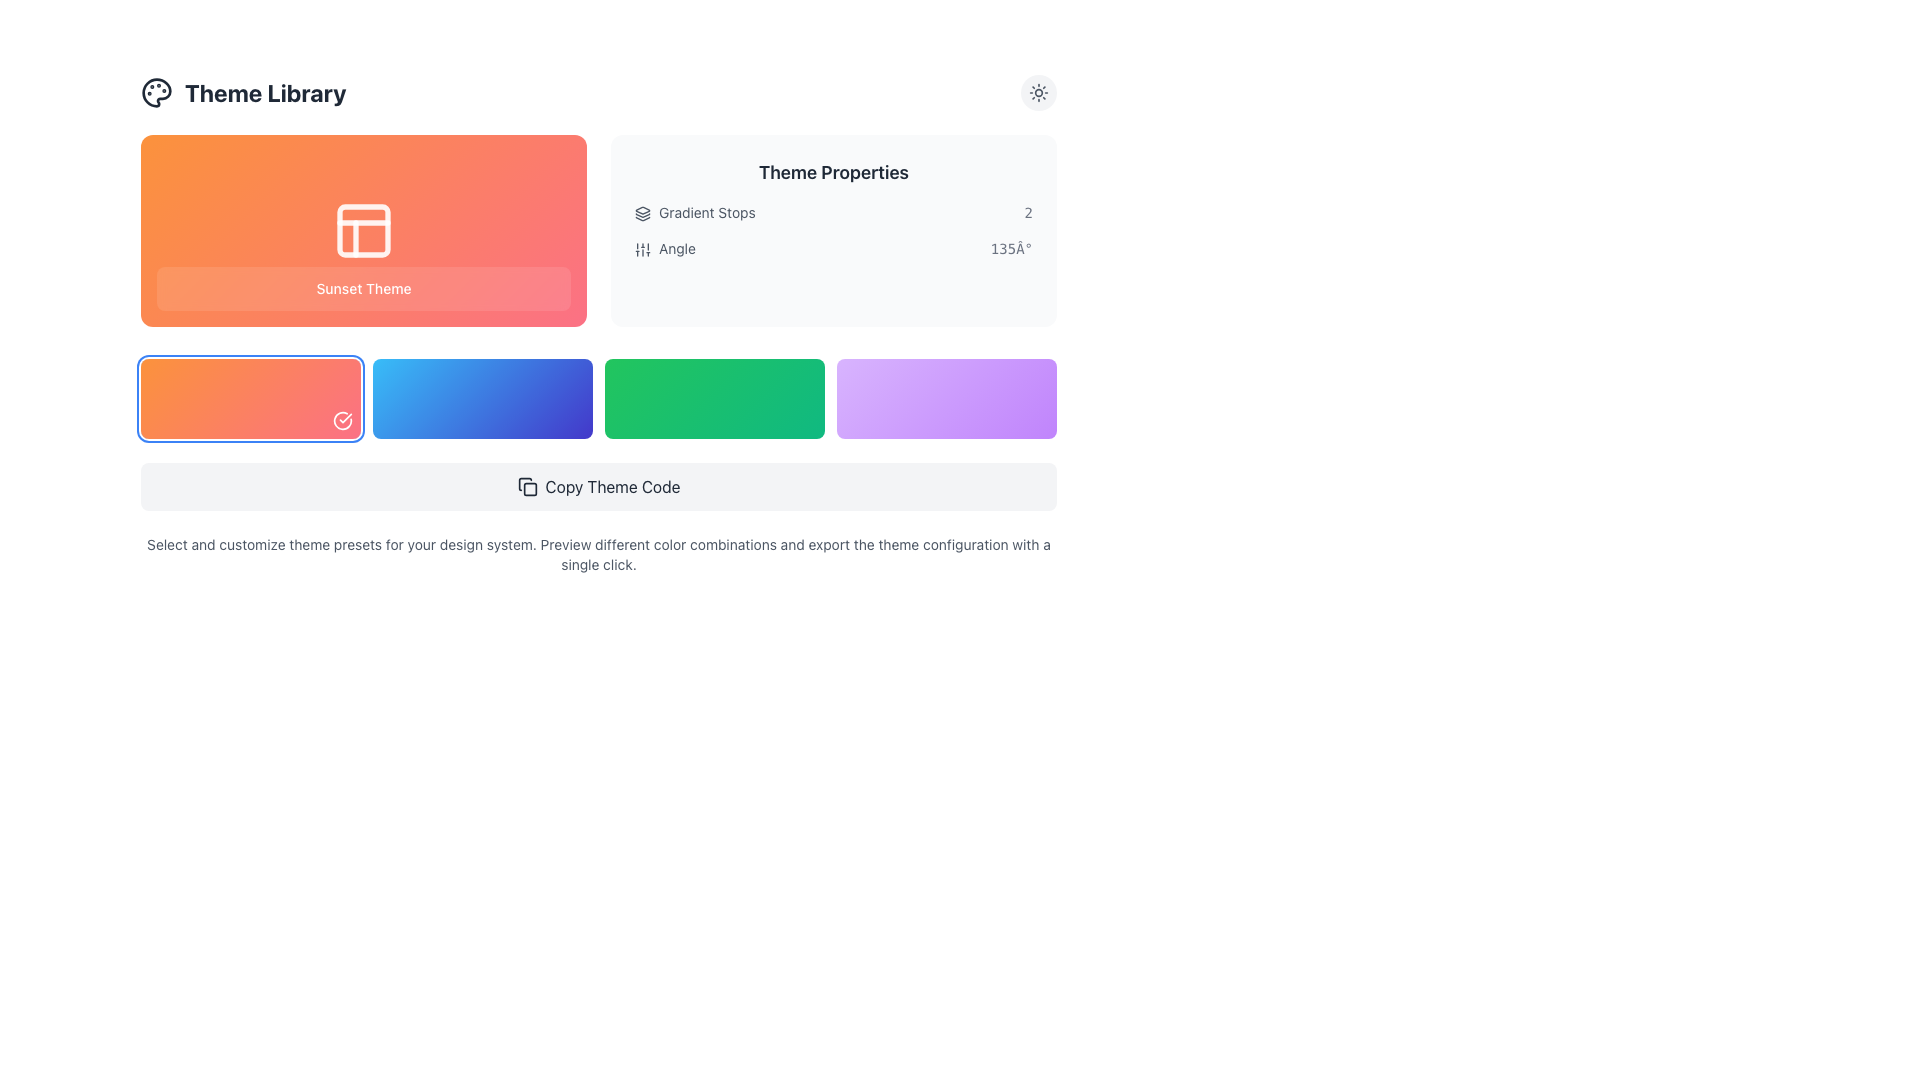 The image size is (1920, 1080). I want to click on the theme switcher icon located at the top-right corner of the interface, adjacent to the title 'Theme Properties', so click(1038, 92).